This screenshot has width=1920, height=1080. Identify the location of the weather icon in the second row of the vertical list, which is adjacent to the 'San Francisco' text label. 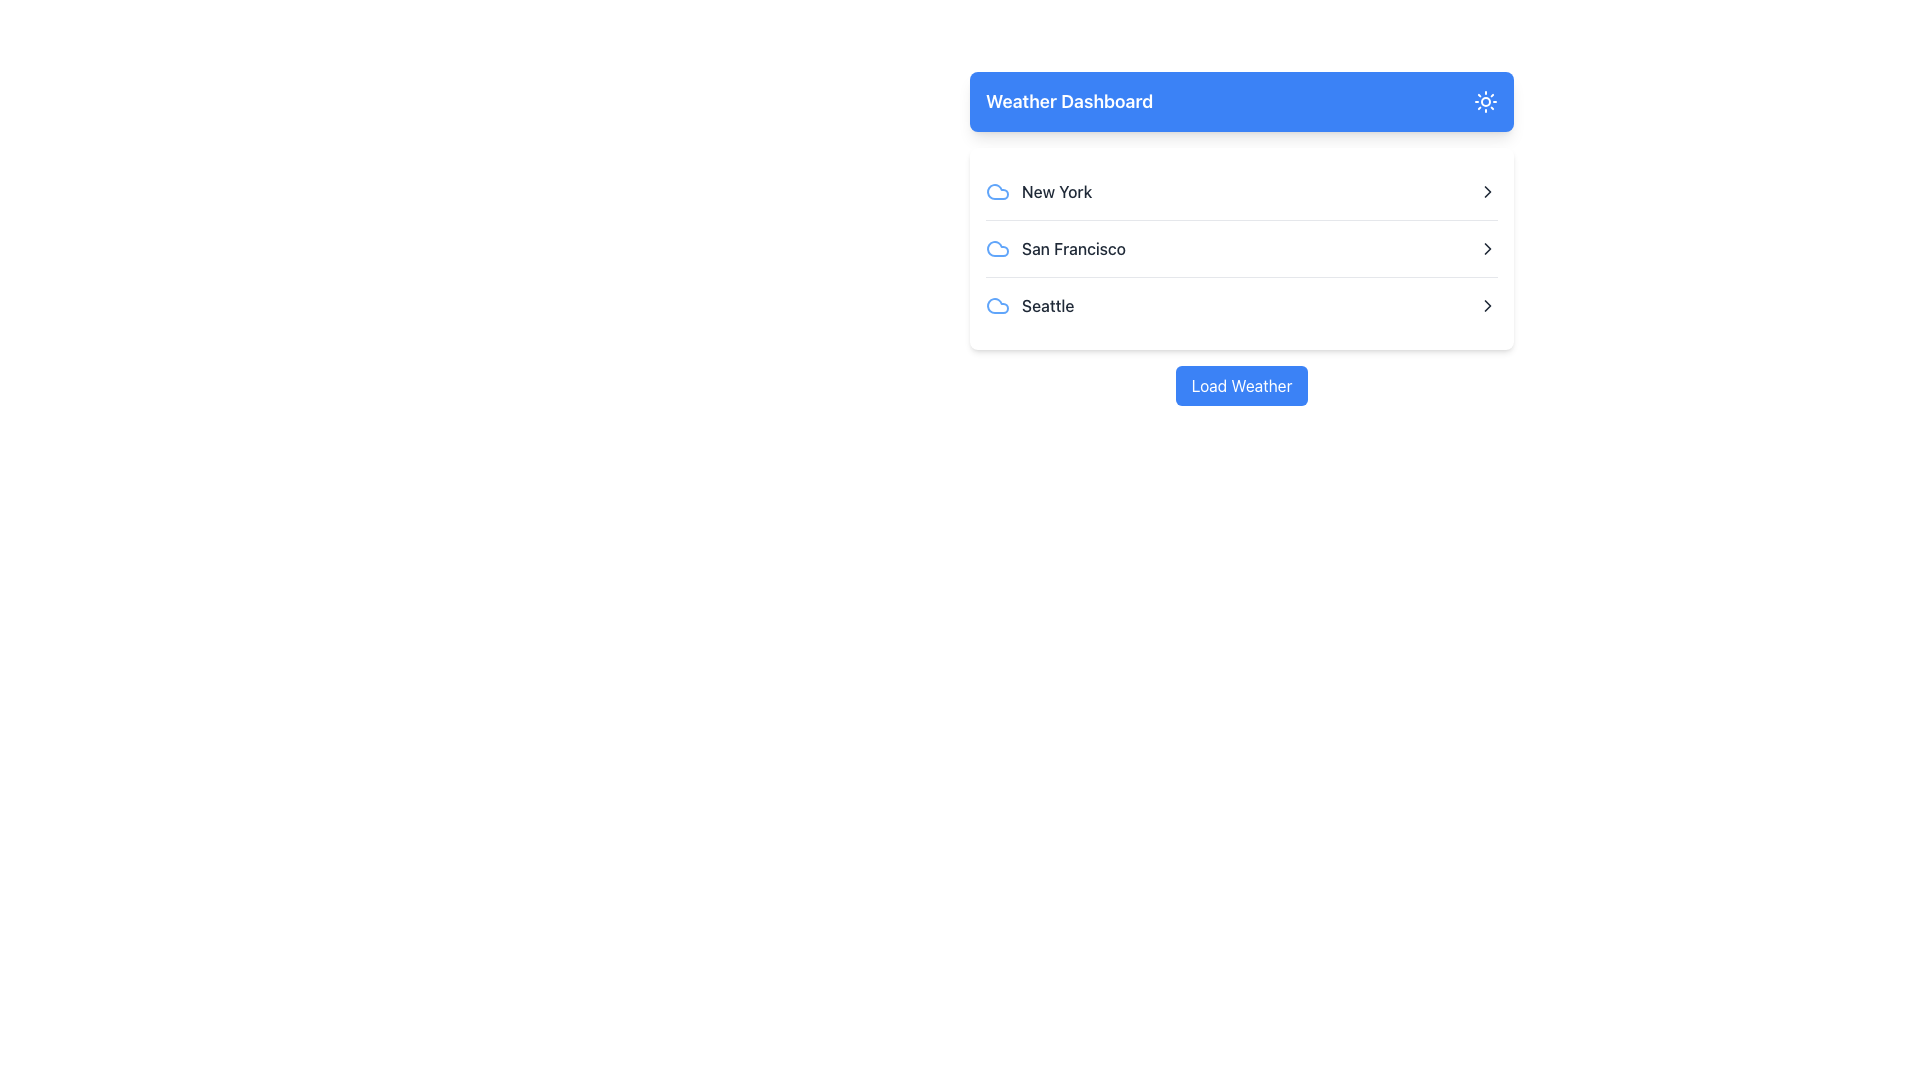
(998, 248).